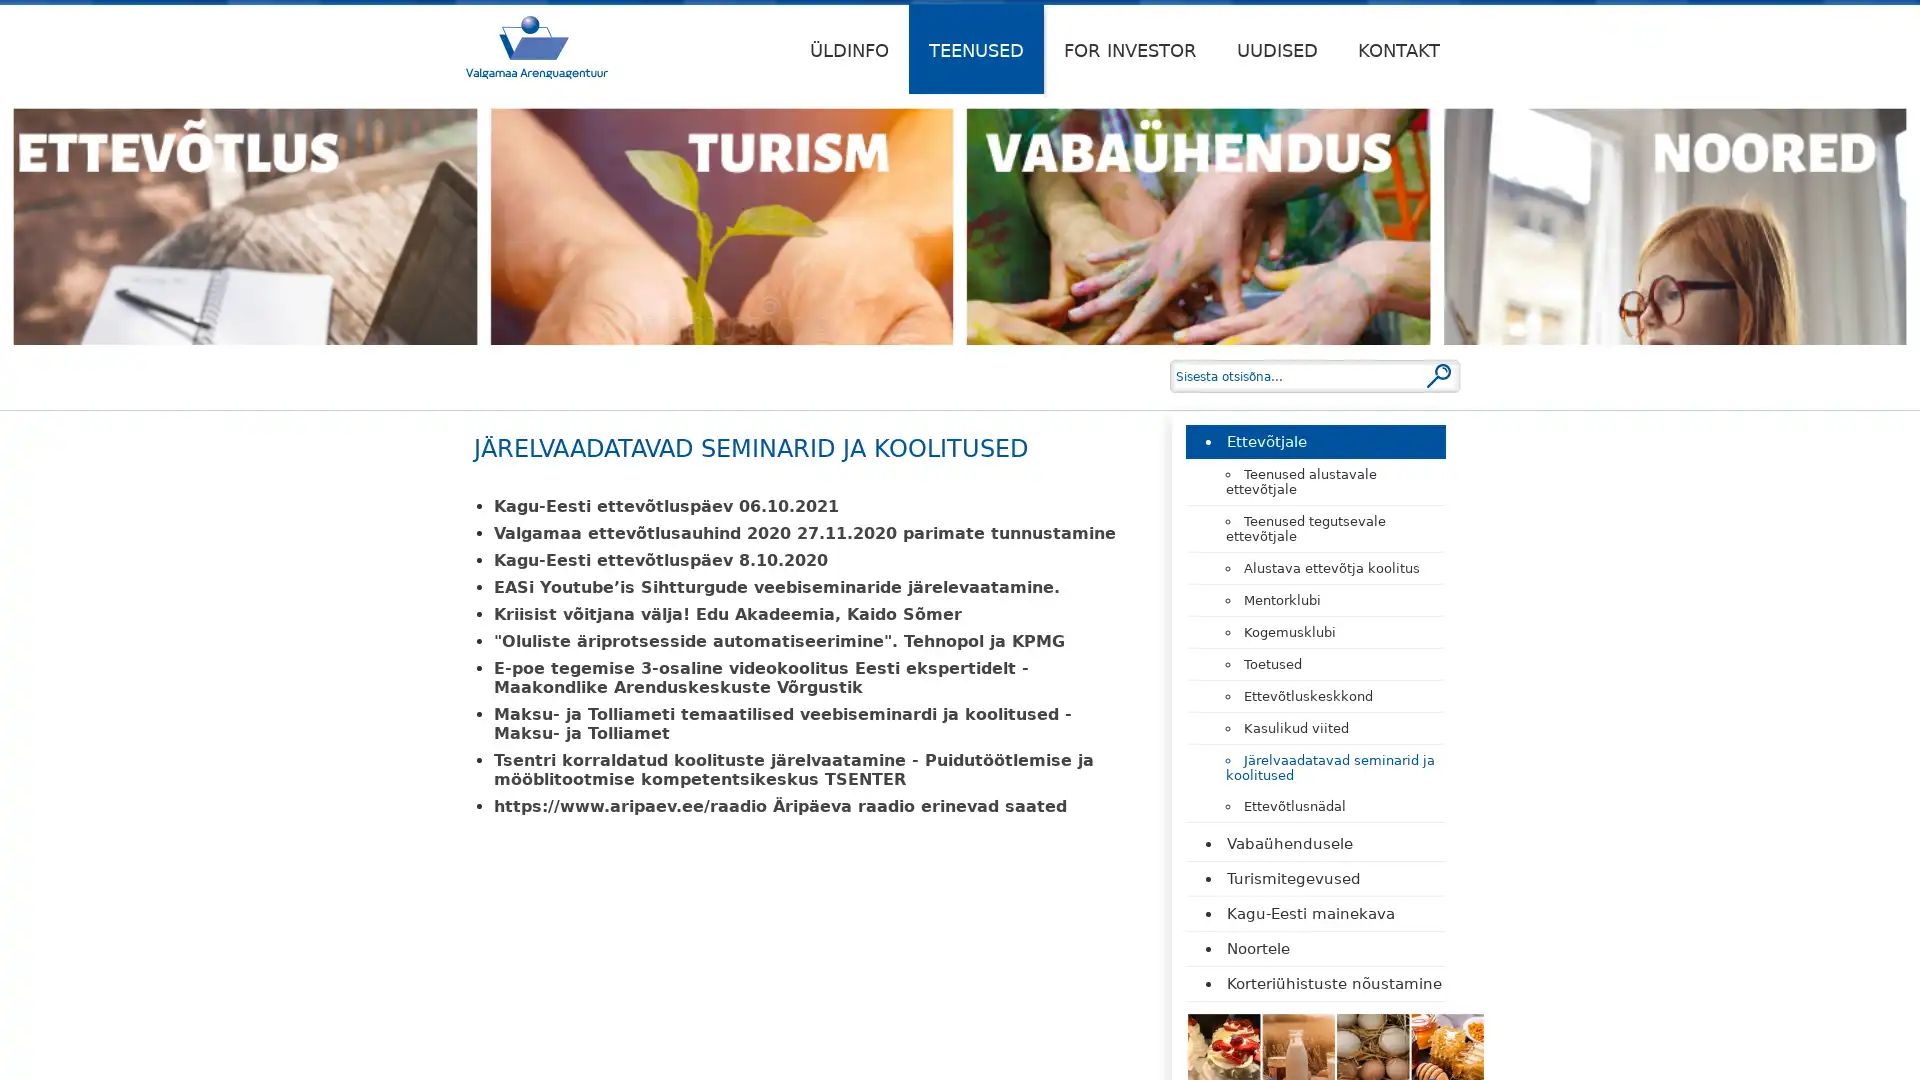 The width and height of the screenshot is (1920, 1080). What do you see at coordinates (1438, 375) in the screenshot?
I see `Otsi` at bounding box center [1438, 375].